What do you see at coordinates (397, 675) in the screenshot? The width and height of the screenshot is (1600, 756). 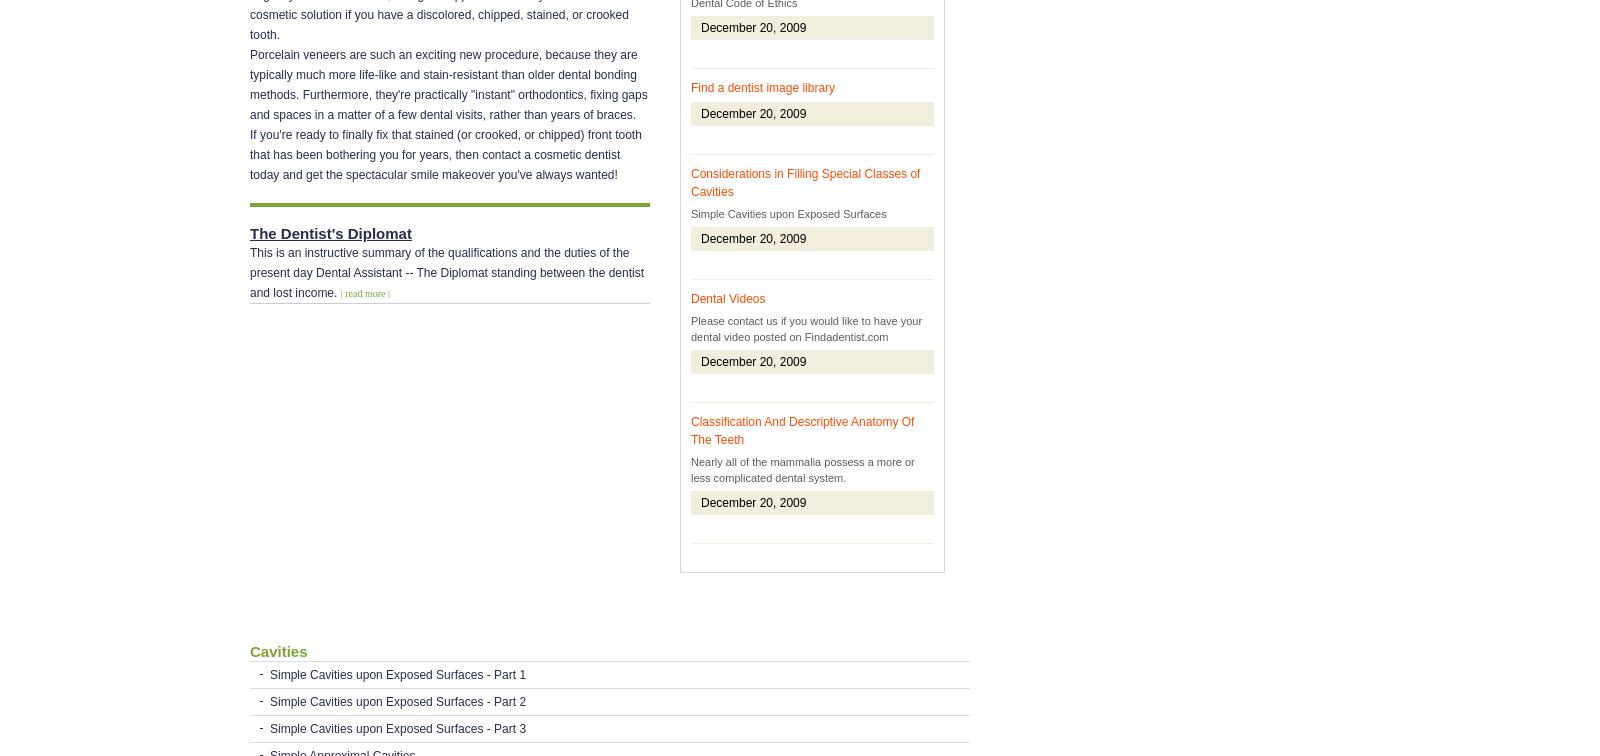 I see `'Simple Cavities upon Exposed Surfaces - Part 1'` at bounding box center [397, 675].